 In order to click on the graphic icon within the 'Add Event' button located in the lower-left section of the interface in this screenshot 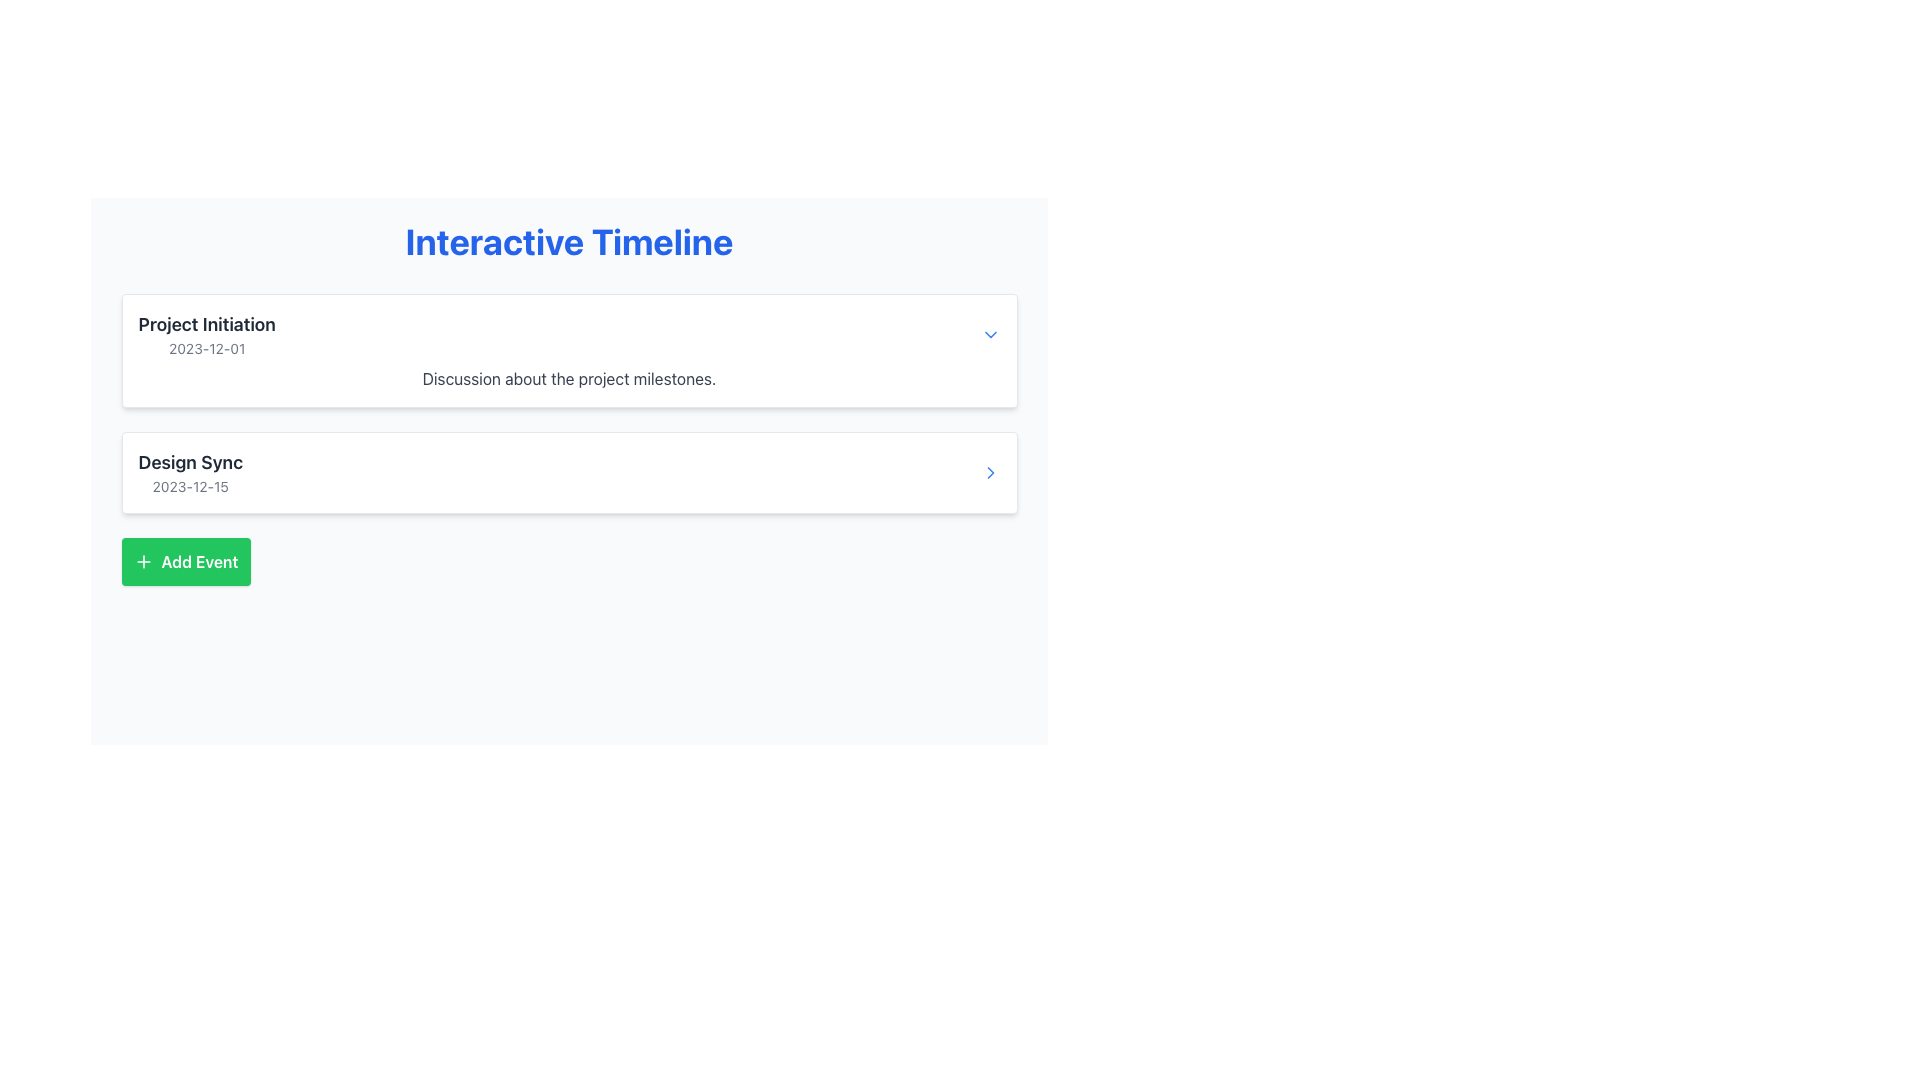, I will do `click(142, 562)`.